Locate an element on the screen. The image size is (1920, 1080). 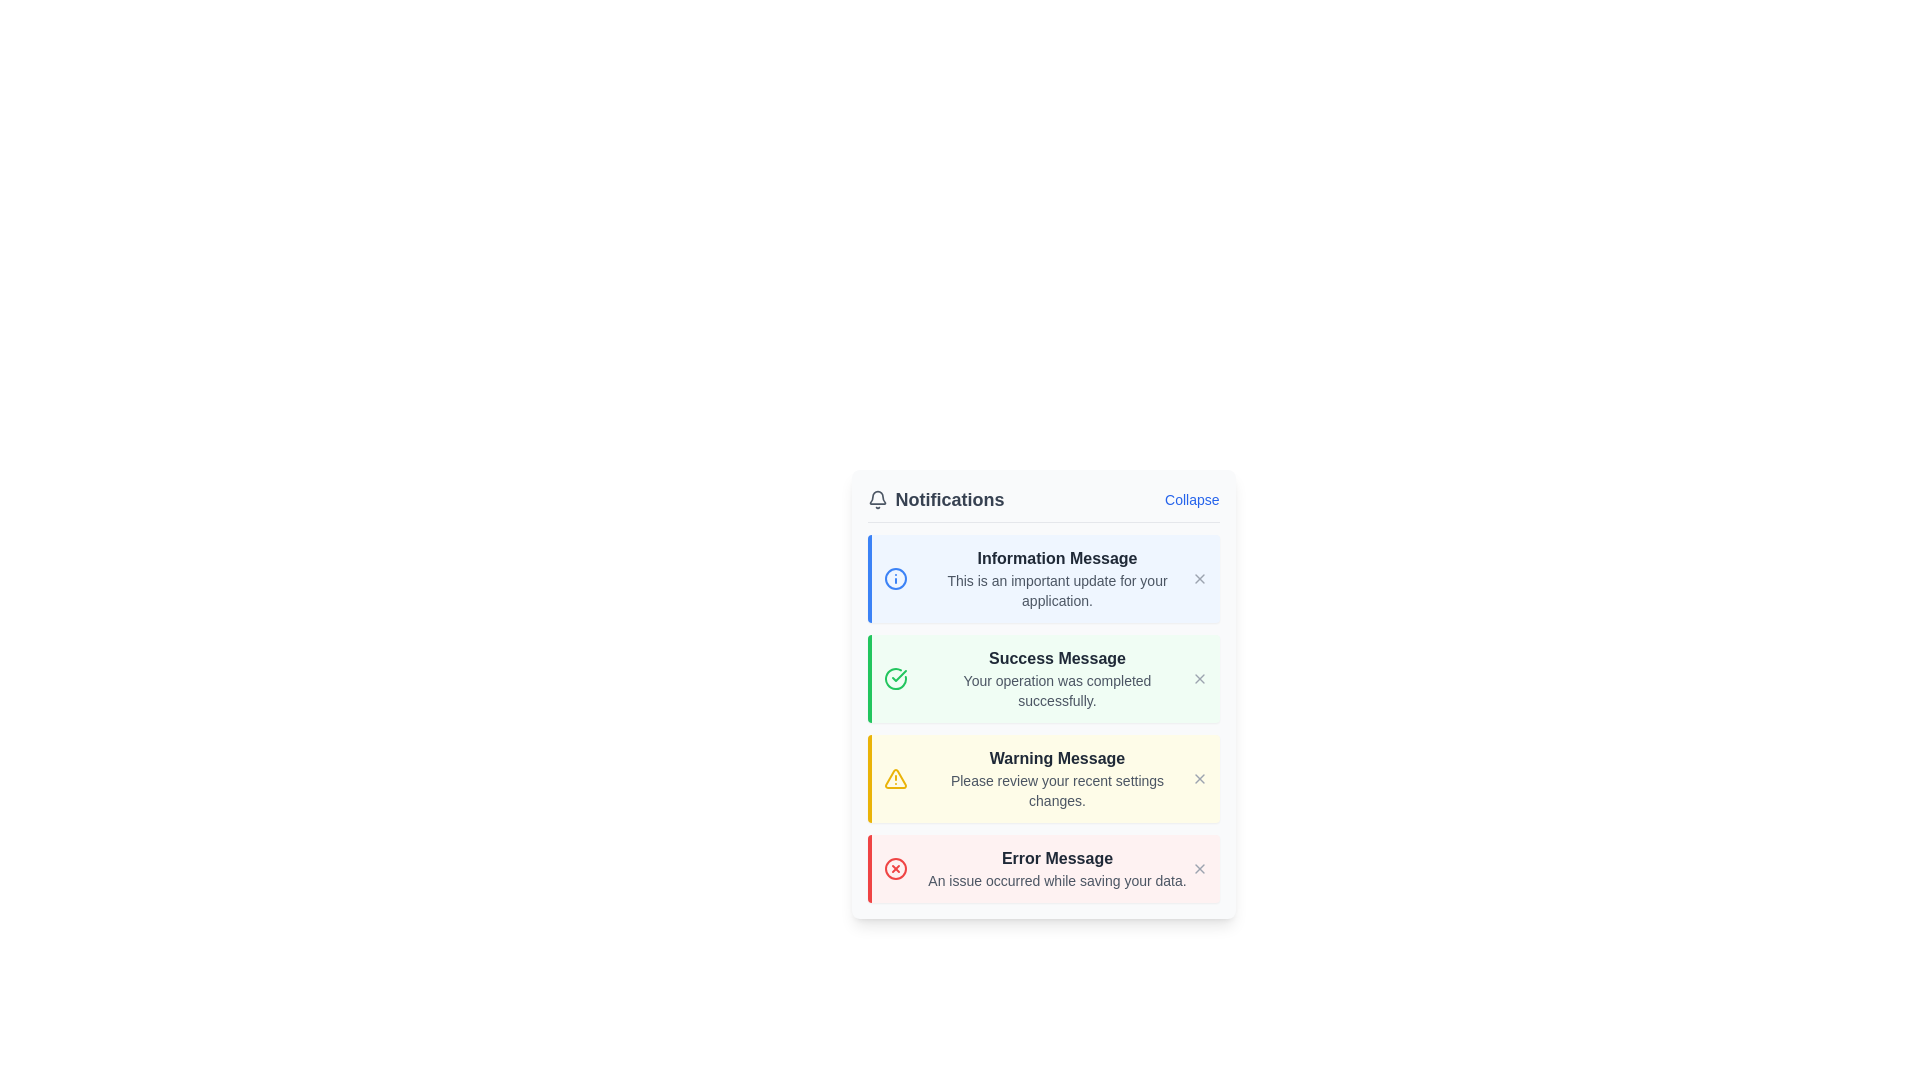
the close button in the top-right corner of the 'Information Message' notification is located at coordinates (1199, 578).